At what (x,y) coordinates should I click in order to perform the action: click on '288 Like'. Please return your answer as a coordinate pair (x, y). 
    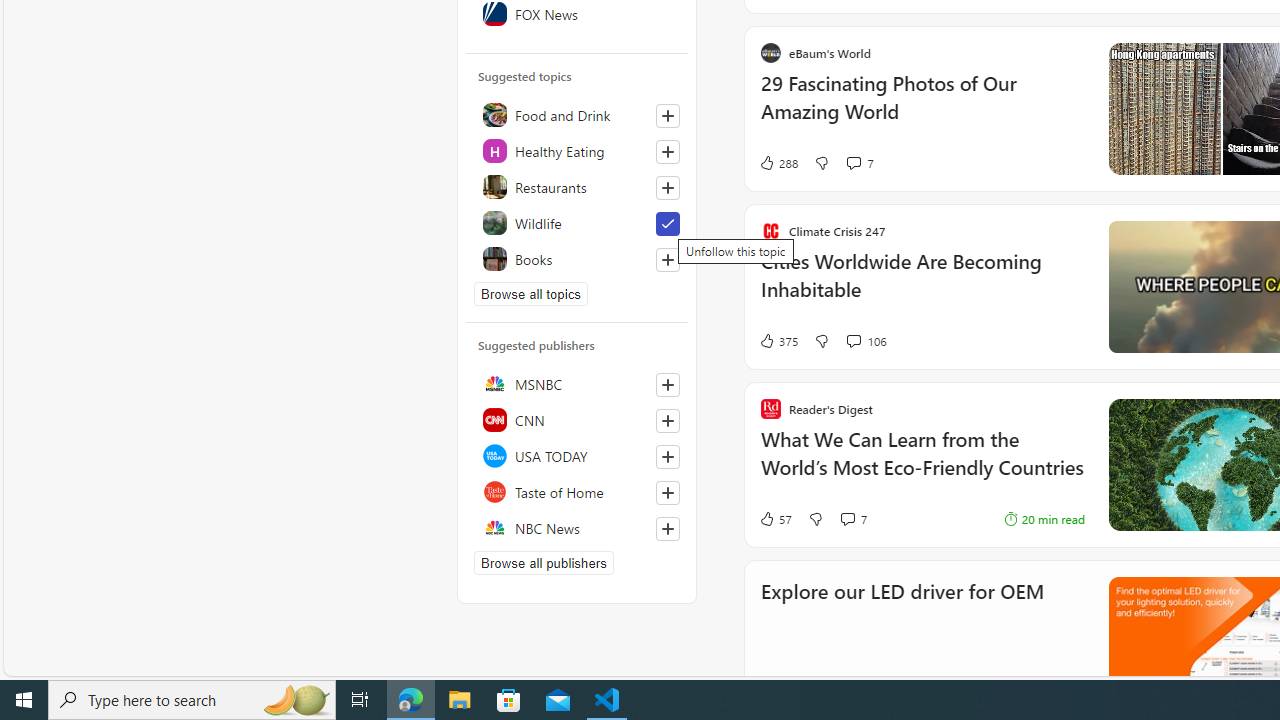
    Looking at the image, I should click on (777, 162).